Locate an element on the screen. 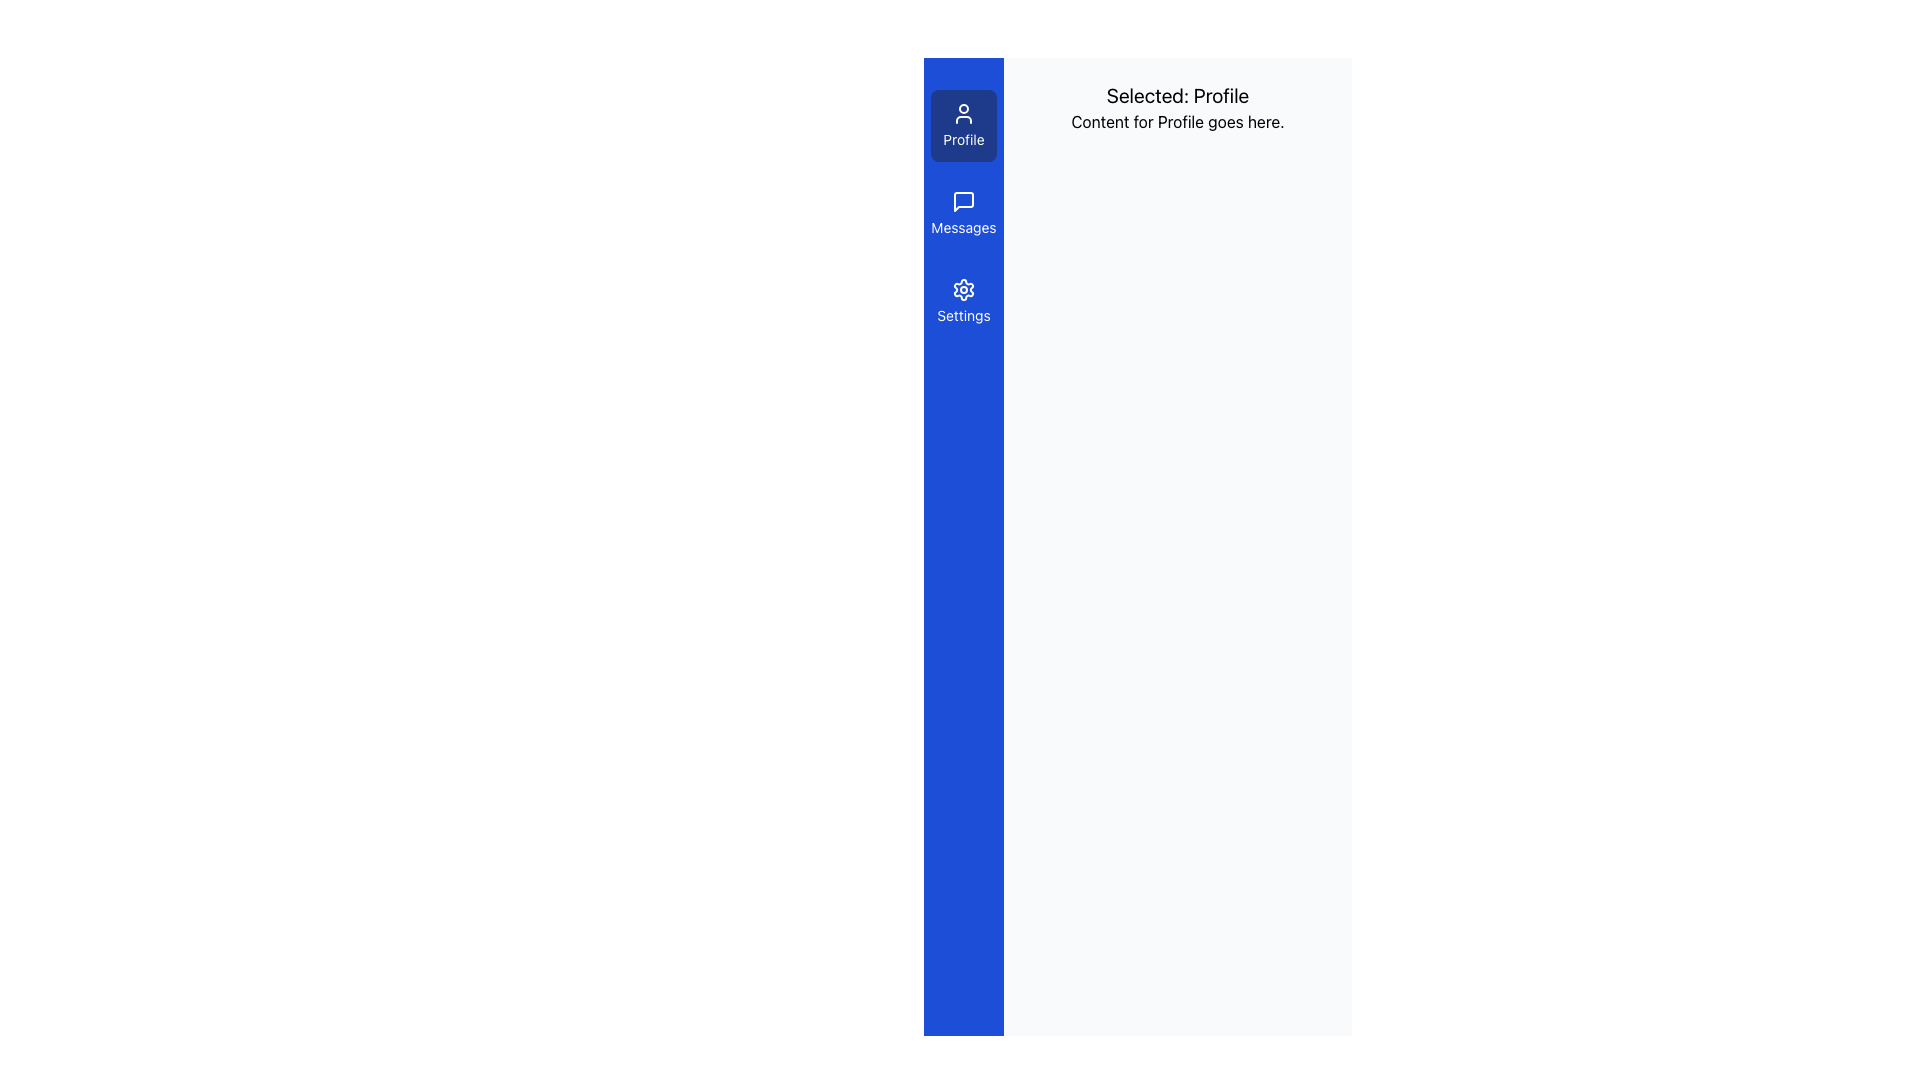 The image size is (1920, 1080). the 'Messages' button located in the sidebar menu, which is positioned directly below the 'Profile' option and above the 'Settings' option is located at coordinates (964, 213).